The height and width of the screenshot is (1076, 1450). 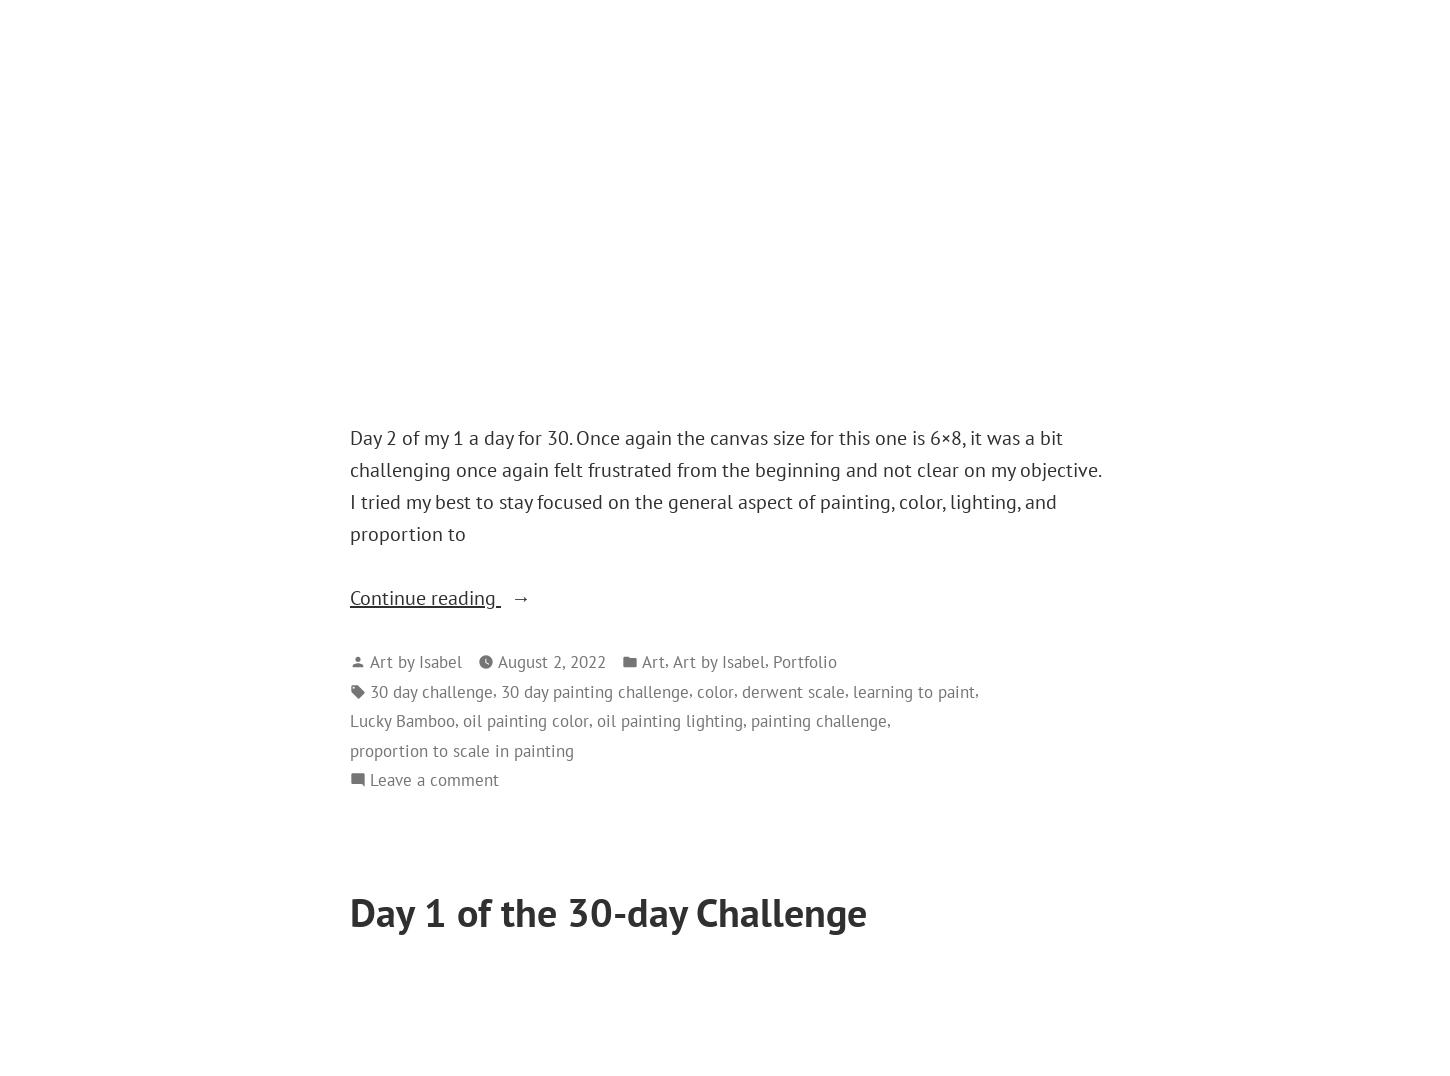 I want to click on 'Day 2 of my 1 a day for 30. Once again the canvas size for this one is 6×8, it was a bit challenging once again felt frustrated from the beginning and not clear on my objective. I tried my best to stay focused on the general aspect of painting, color, lighting, and proportion to', so click(x=725, y=485).